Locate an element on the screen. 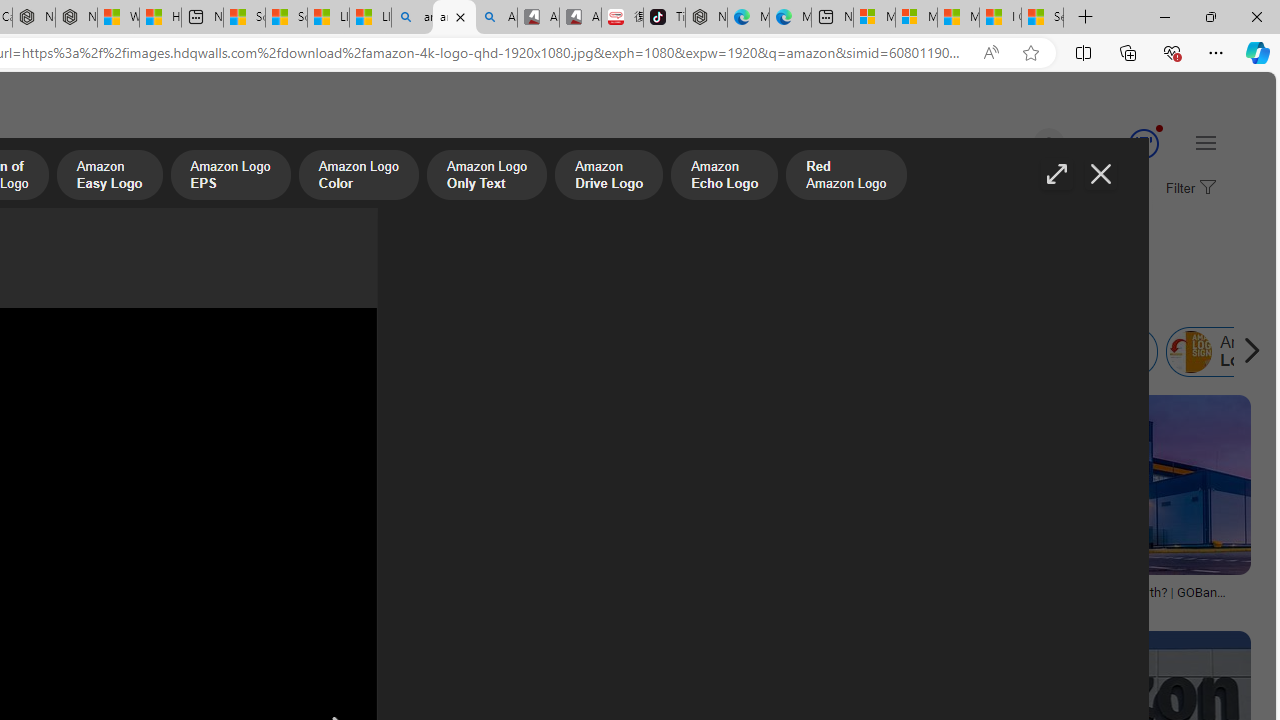 The image size is (1280, 720). 'Close image' is located at coordinates (1099, 173).